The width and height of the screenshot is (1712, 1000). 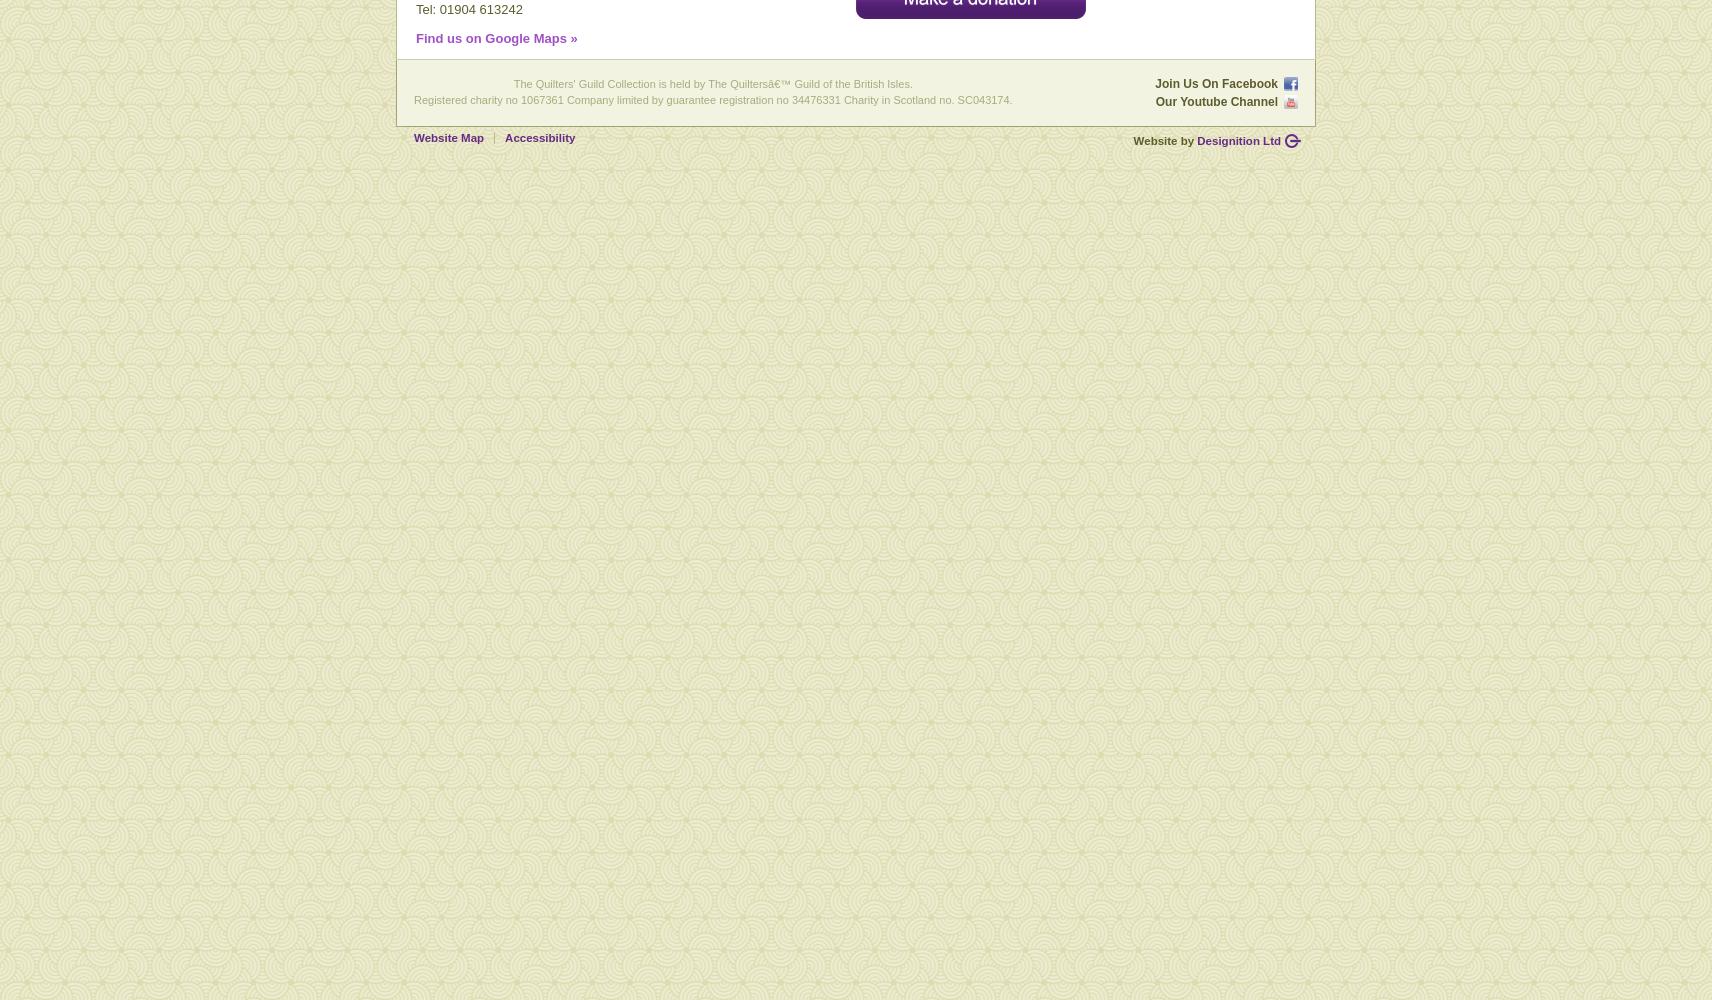 I want to click on 'Accessibility', so click(x=538, y=137).